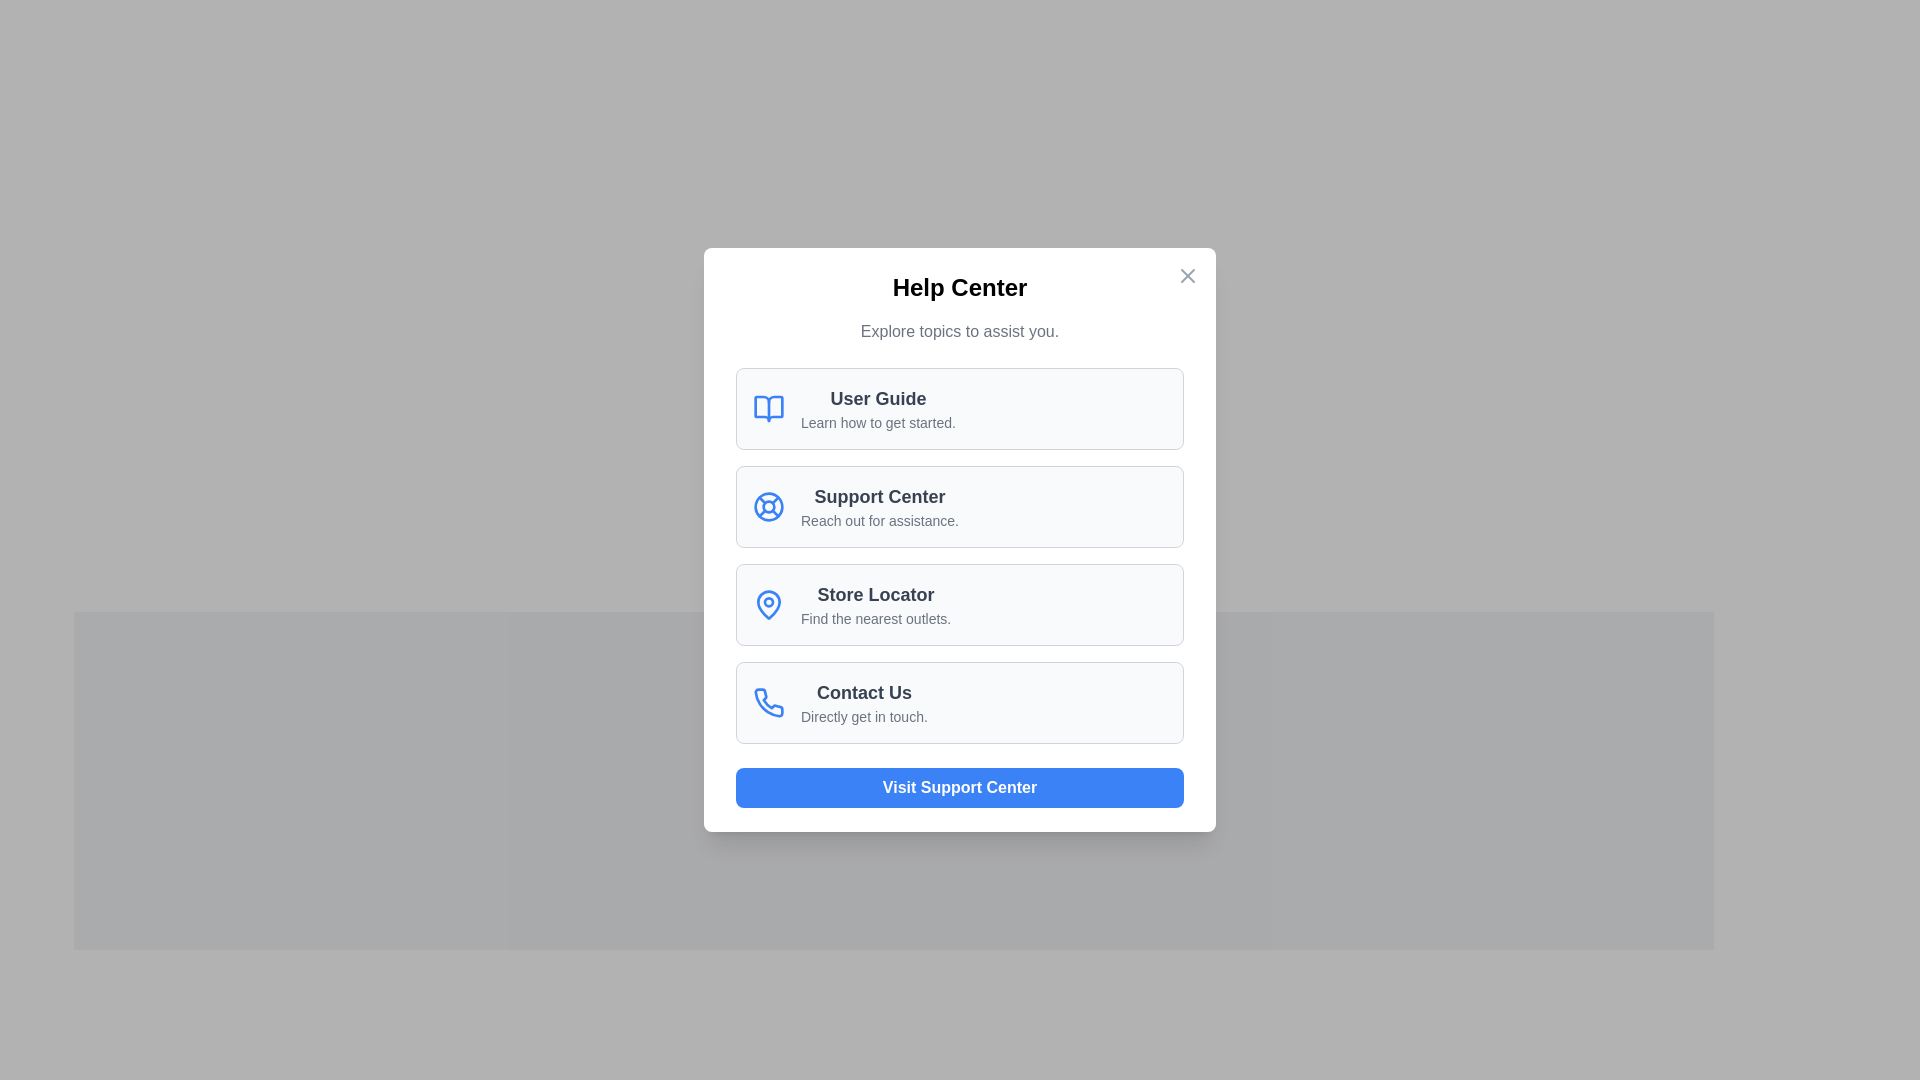 The image size is (1920, 1080). What do you see at coordinates (1188, 276) in the screenshot?
I see `the close icon button located in the top-right corner of the Help Center dialog box` at bounding box center [1188, 276].